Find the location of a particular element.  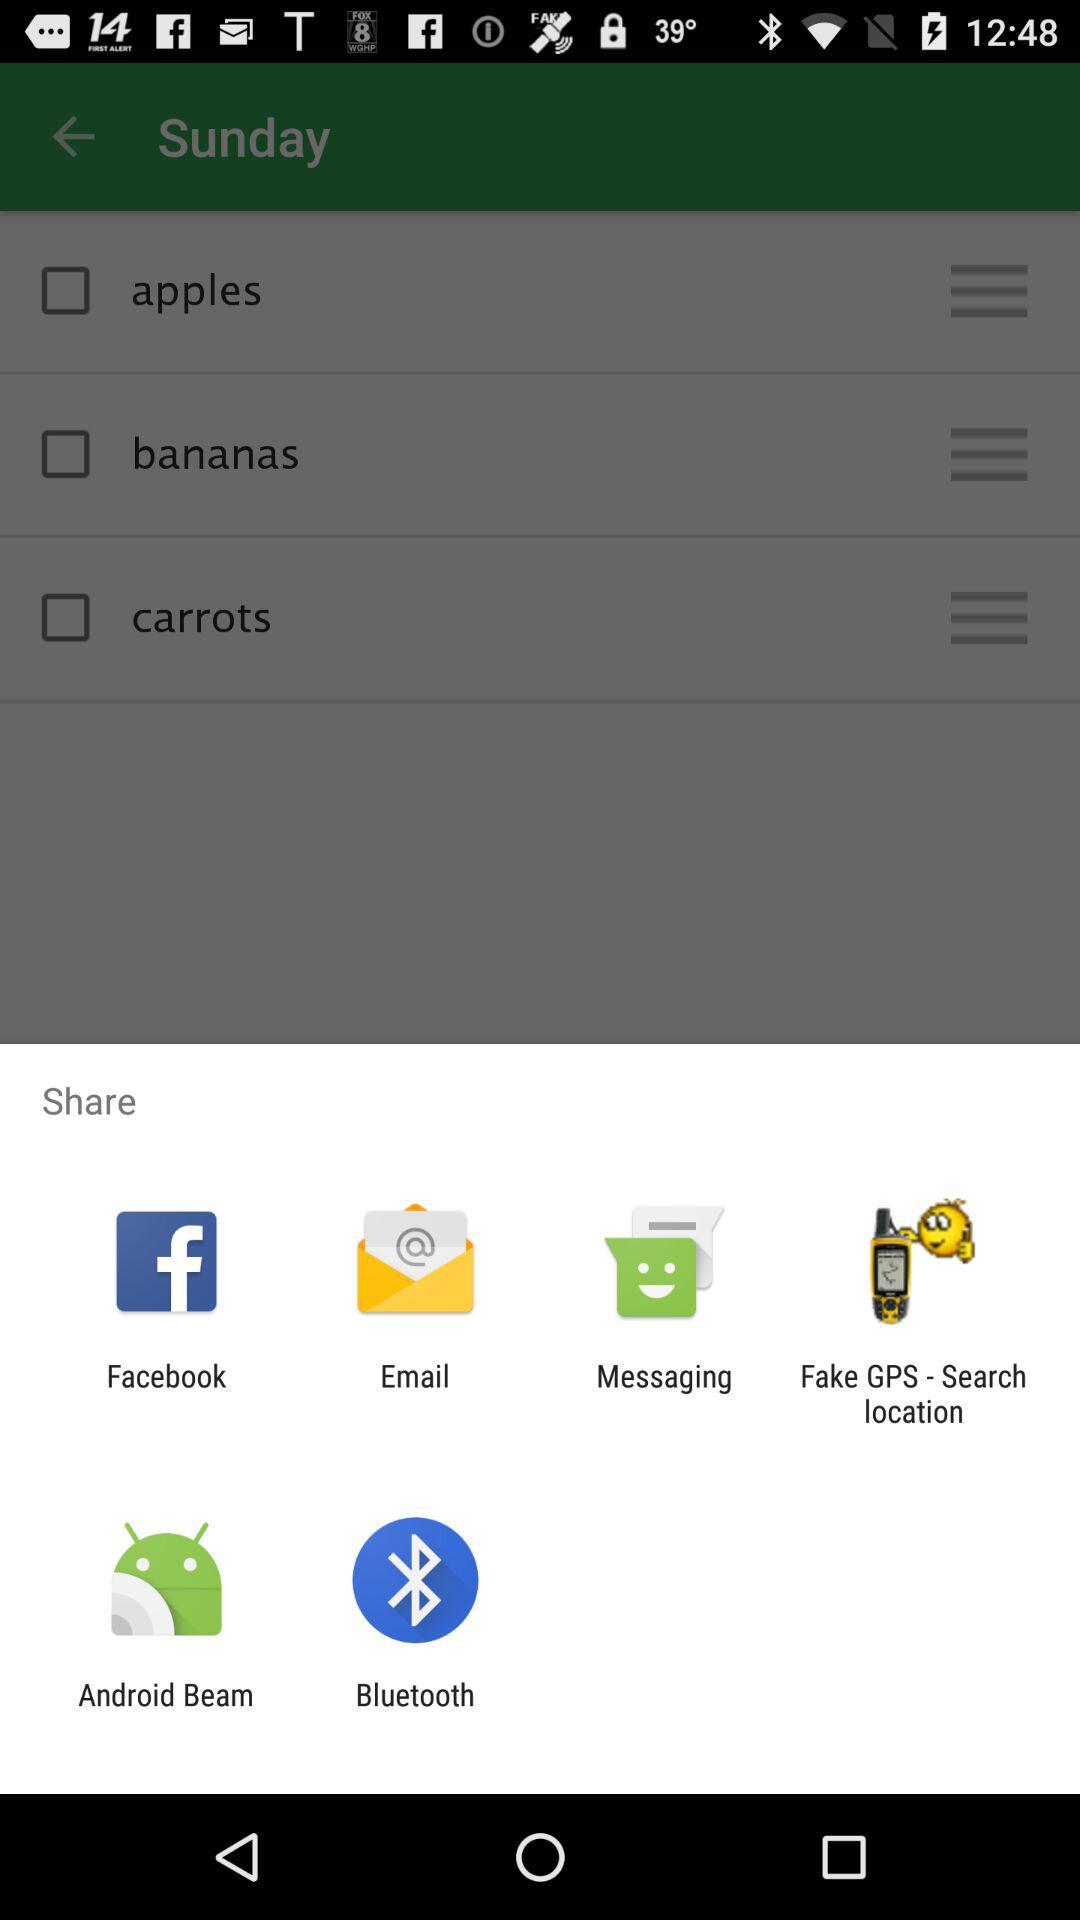

item next to the fake gps search is located at coordinates (664, 1392).